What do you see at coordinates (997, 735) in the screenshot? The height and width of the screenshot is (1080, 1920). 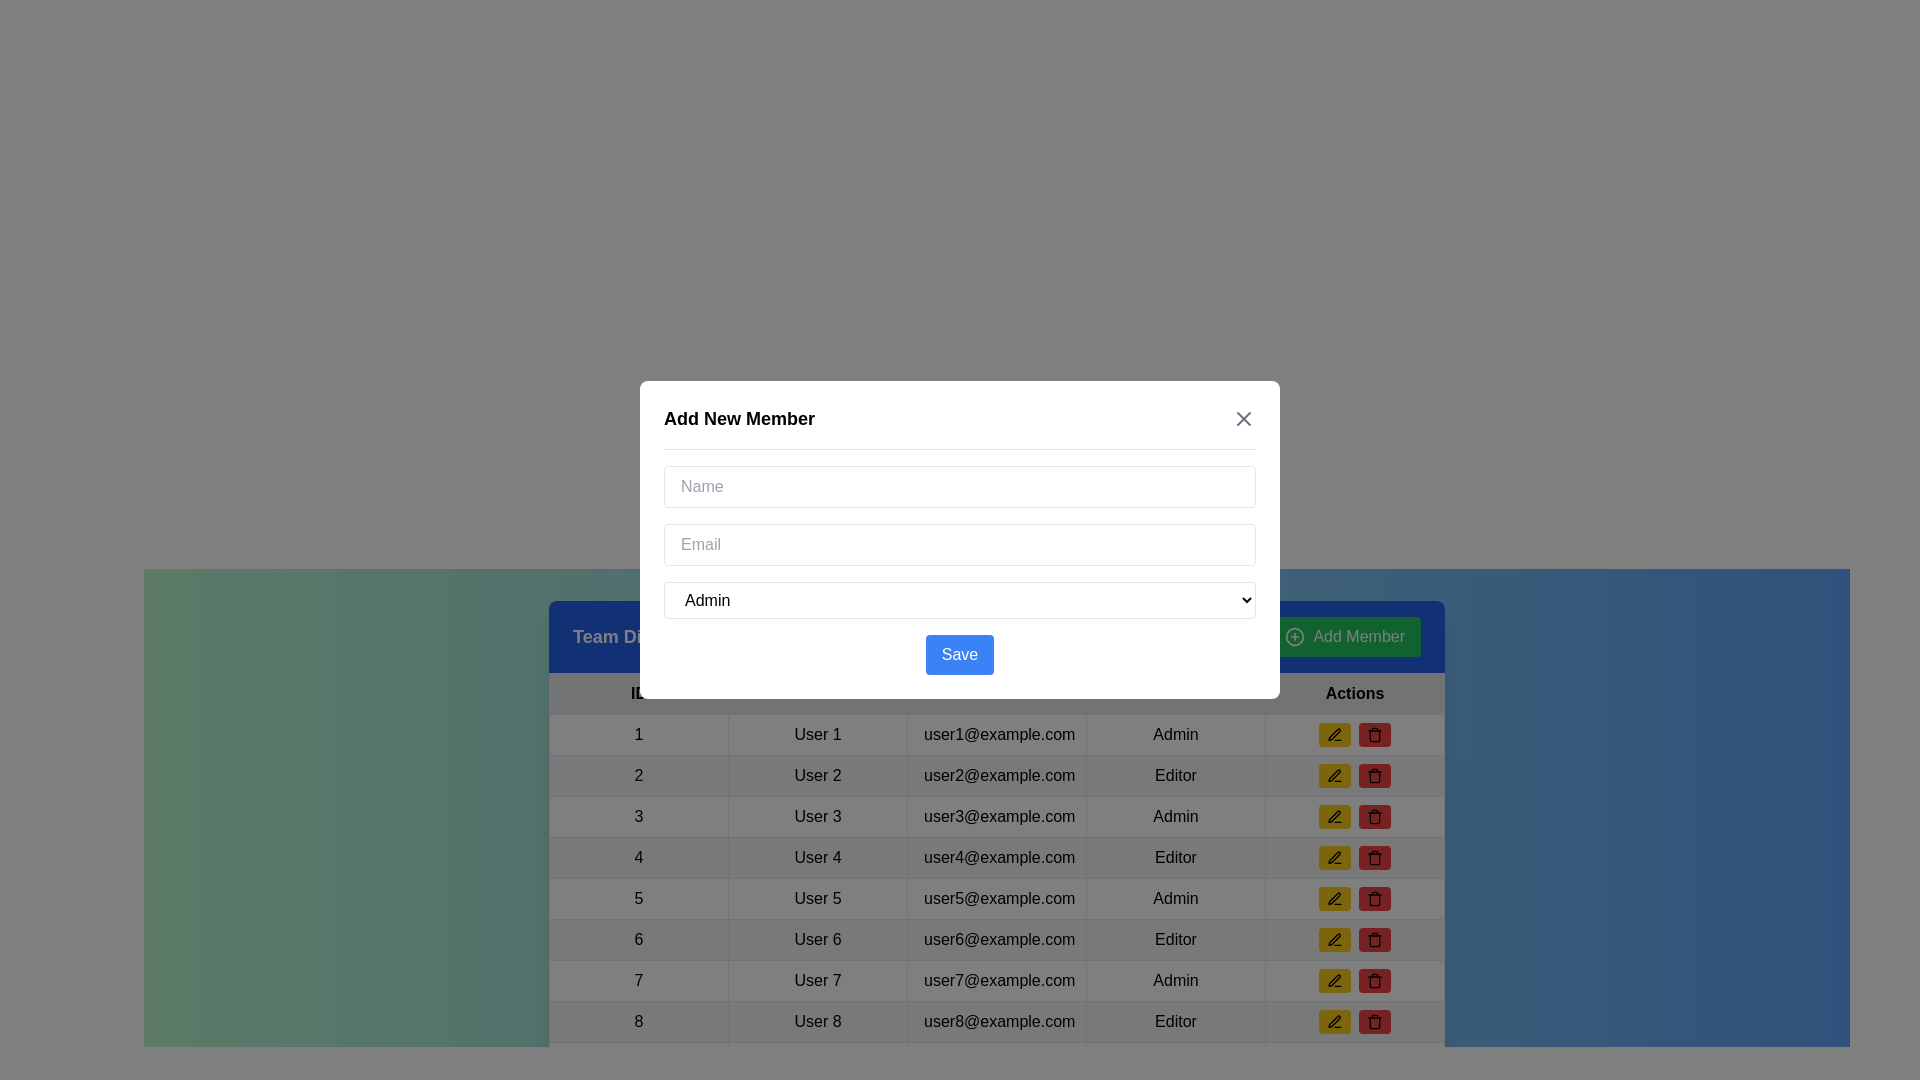 I see `the Text label displaying 'user1@example.com' located in the third column of the first data row of a table` at bounding box center [997, 735].